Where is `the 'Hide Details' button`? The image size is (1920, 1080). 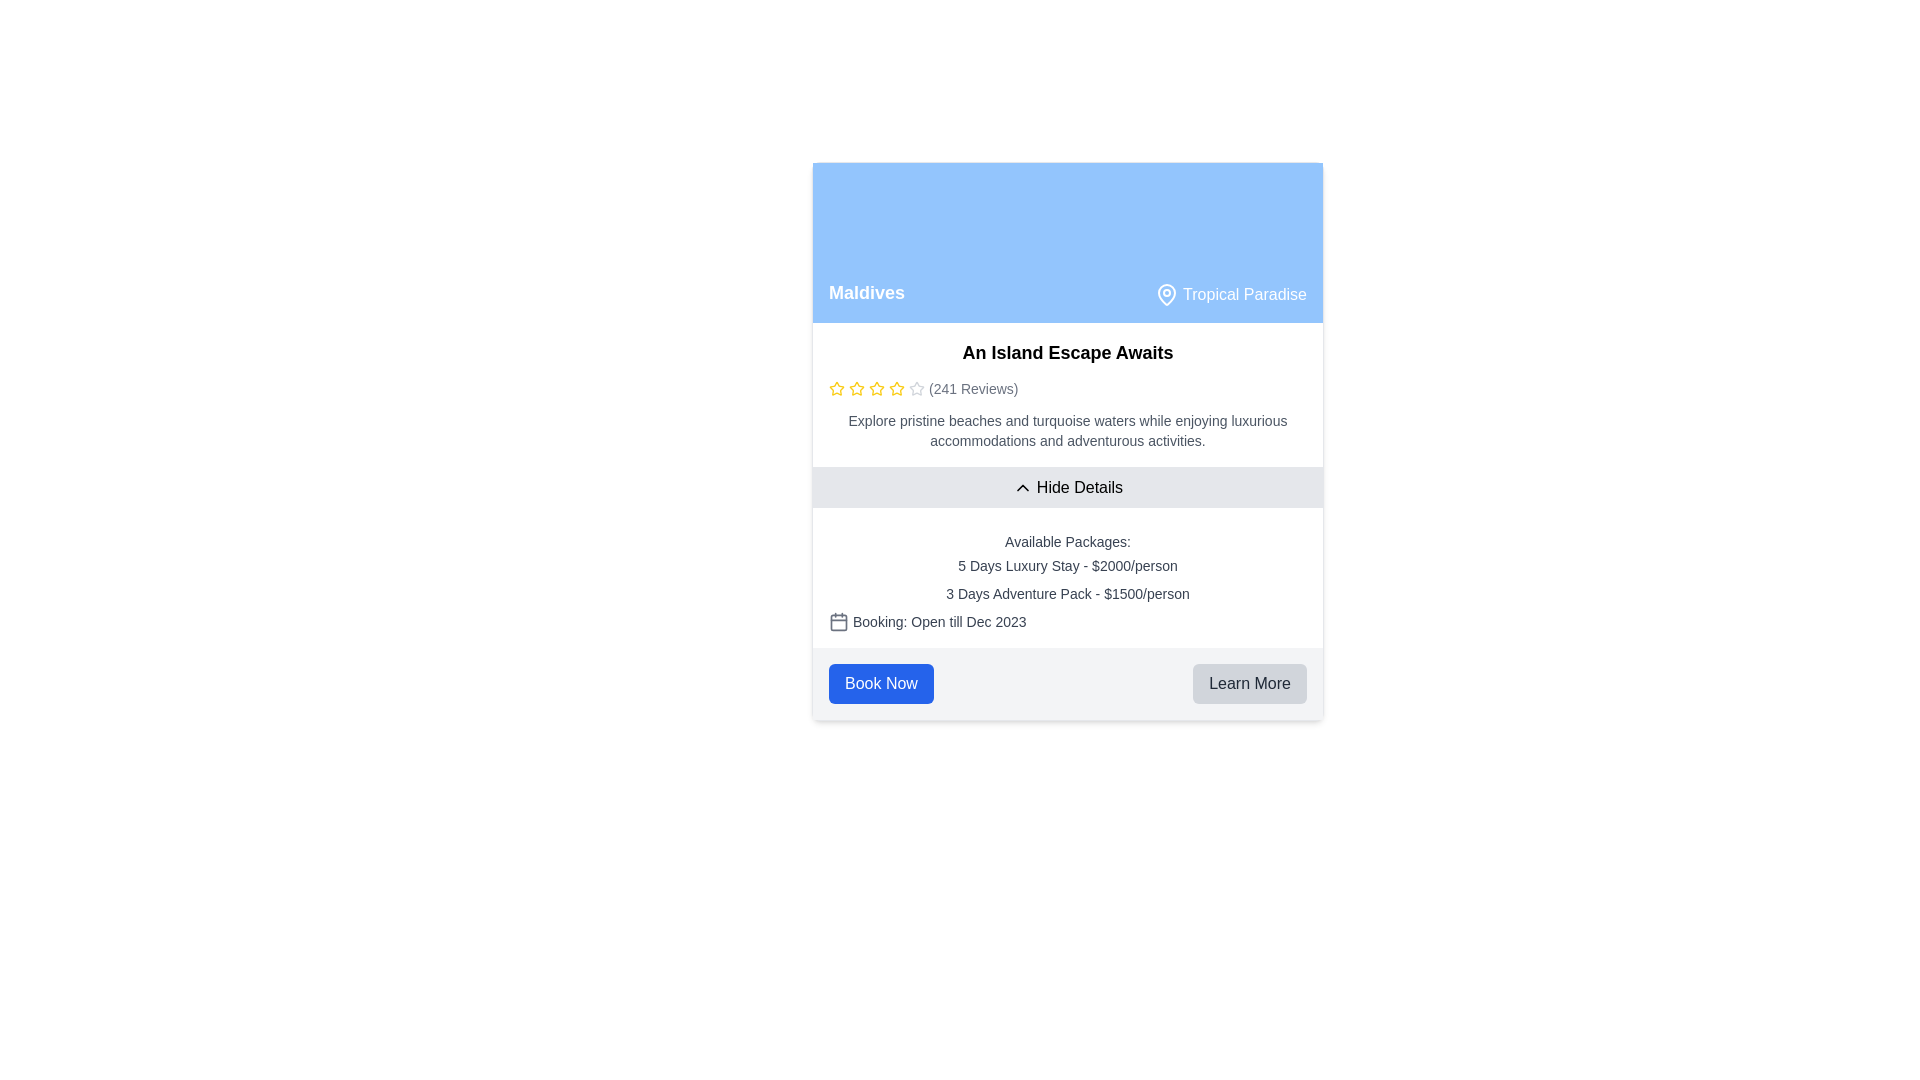 the 'Hide Details' button is located at coordinates (1067, 488).